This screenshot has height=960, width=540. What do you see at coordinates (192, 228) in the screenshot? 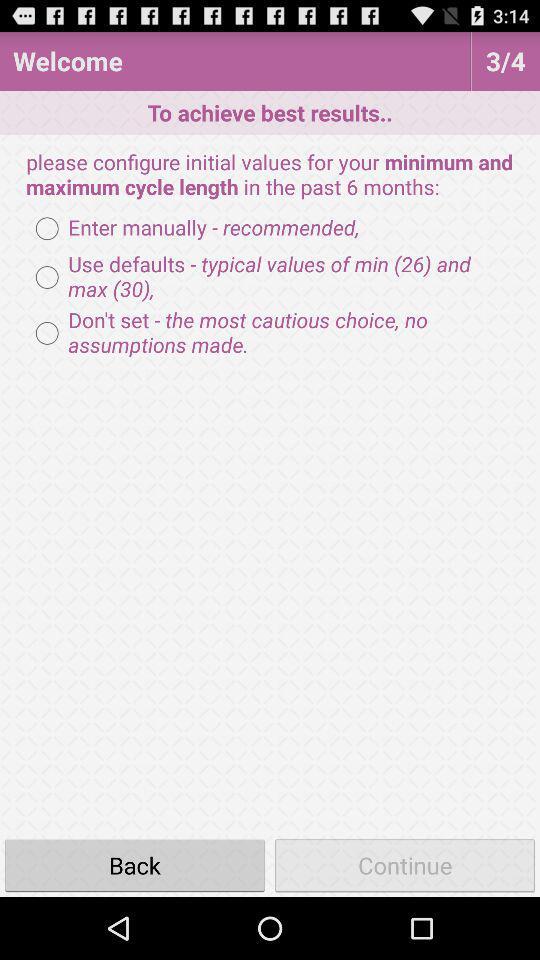
I see `icon below please configure initial` at bounding box center [192, 228].